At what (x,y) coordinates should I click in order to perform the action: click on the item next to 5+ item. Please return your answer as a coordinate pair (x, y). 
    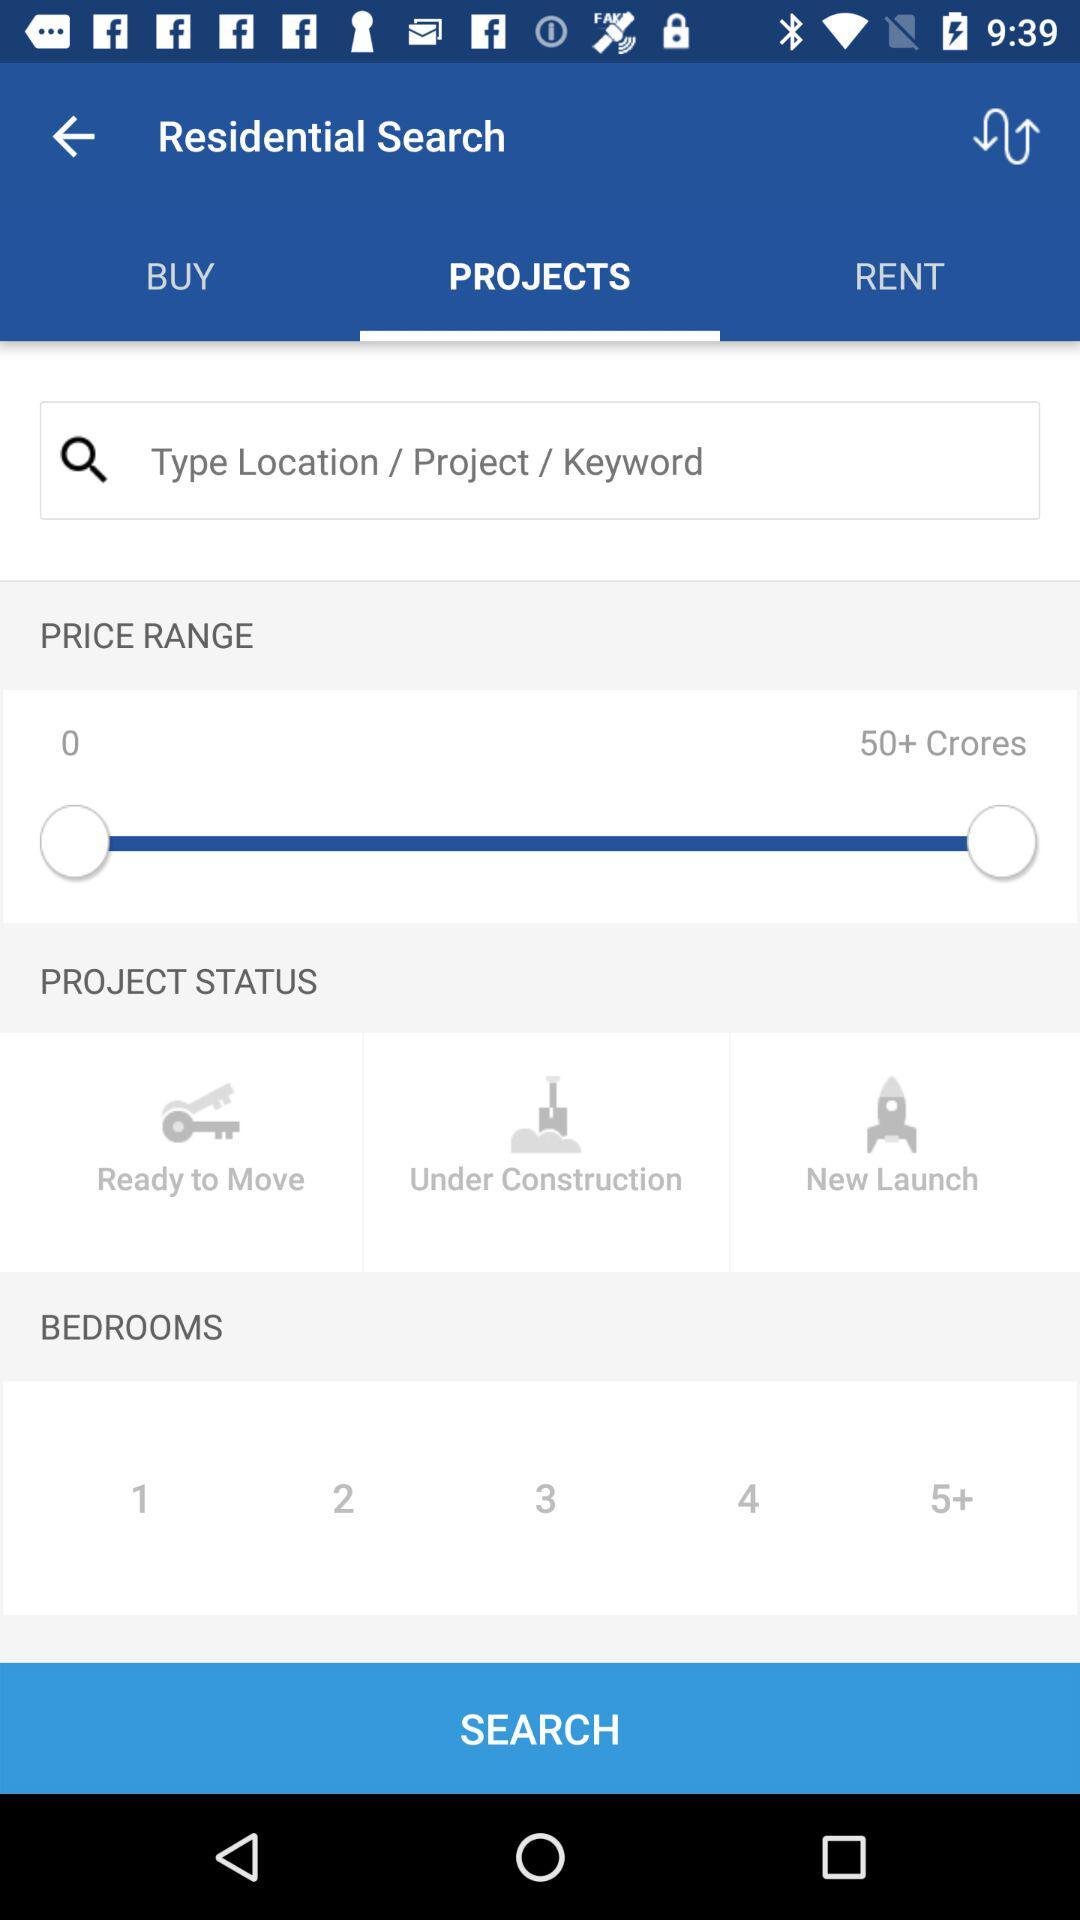
    Looking at the image, I should click on (748, 1498).